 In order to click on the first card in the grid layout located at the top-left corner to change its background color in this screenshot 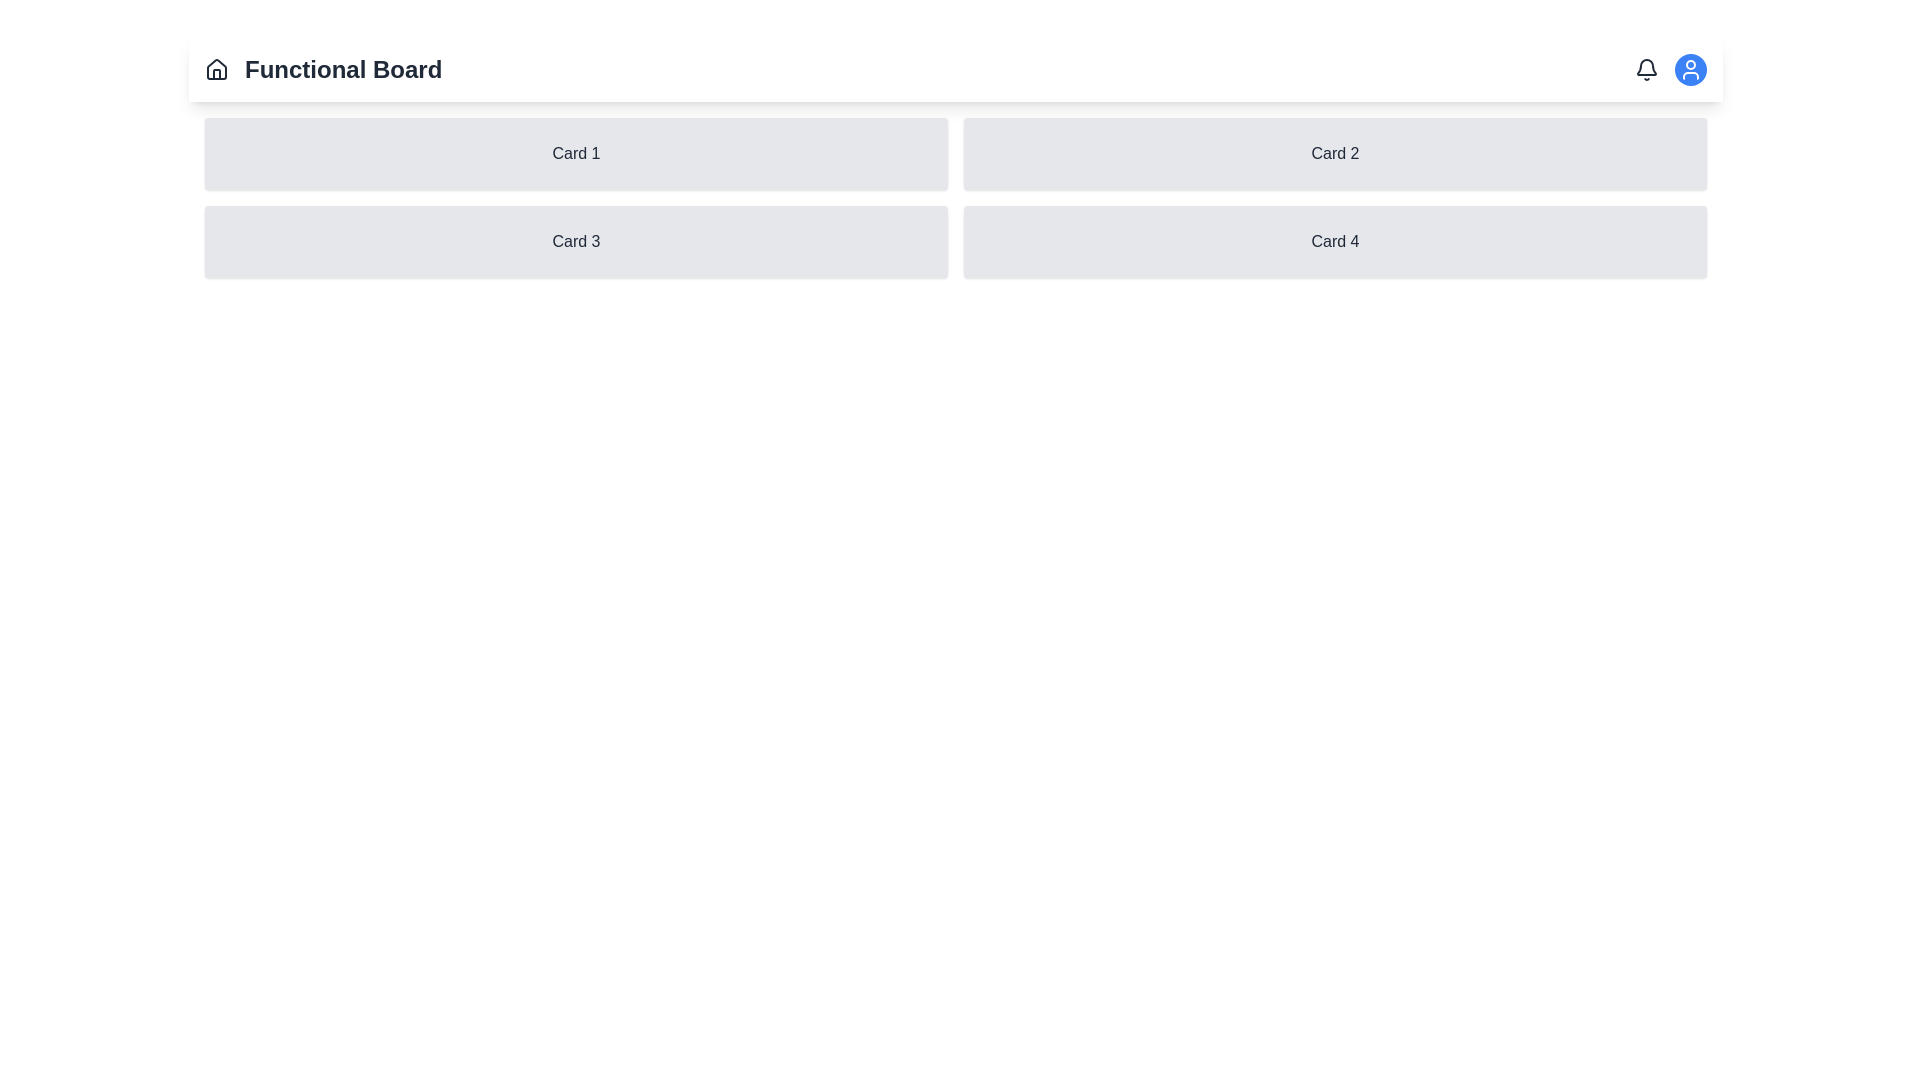, I will do `click(575, 153)`.